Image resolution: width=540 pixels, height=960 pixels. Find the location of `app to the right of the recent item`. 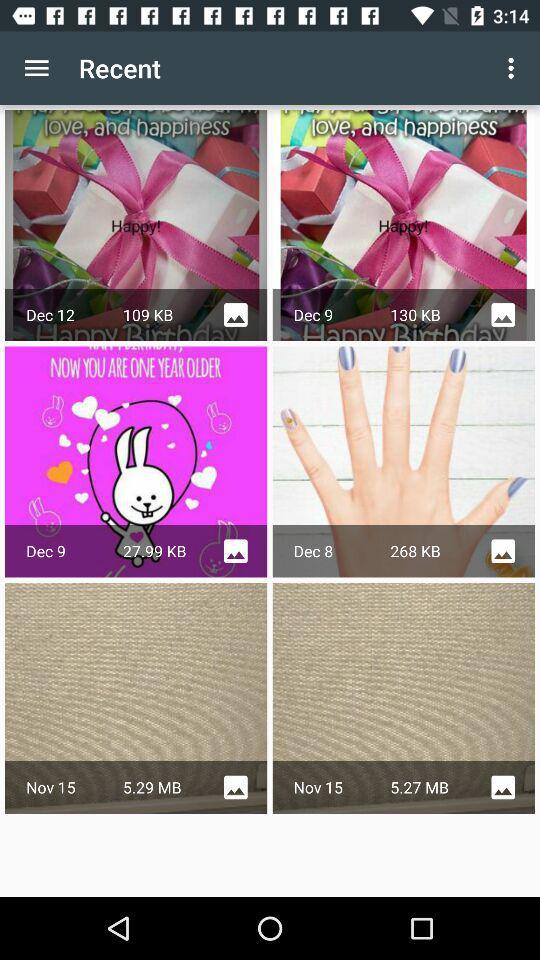

app to the right of the recent item is located at coordinates (513, 68).